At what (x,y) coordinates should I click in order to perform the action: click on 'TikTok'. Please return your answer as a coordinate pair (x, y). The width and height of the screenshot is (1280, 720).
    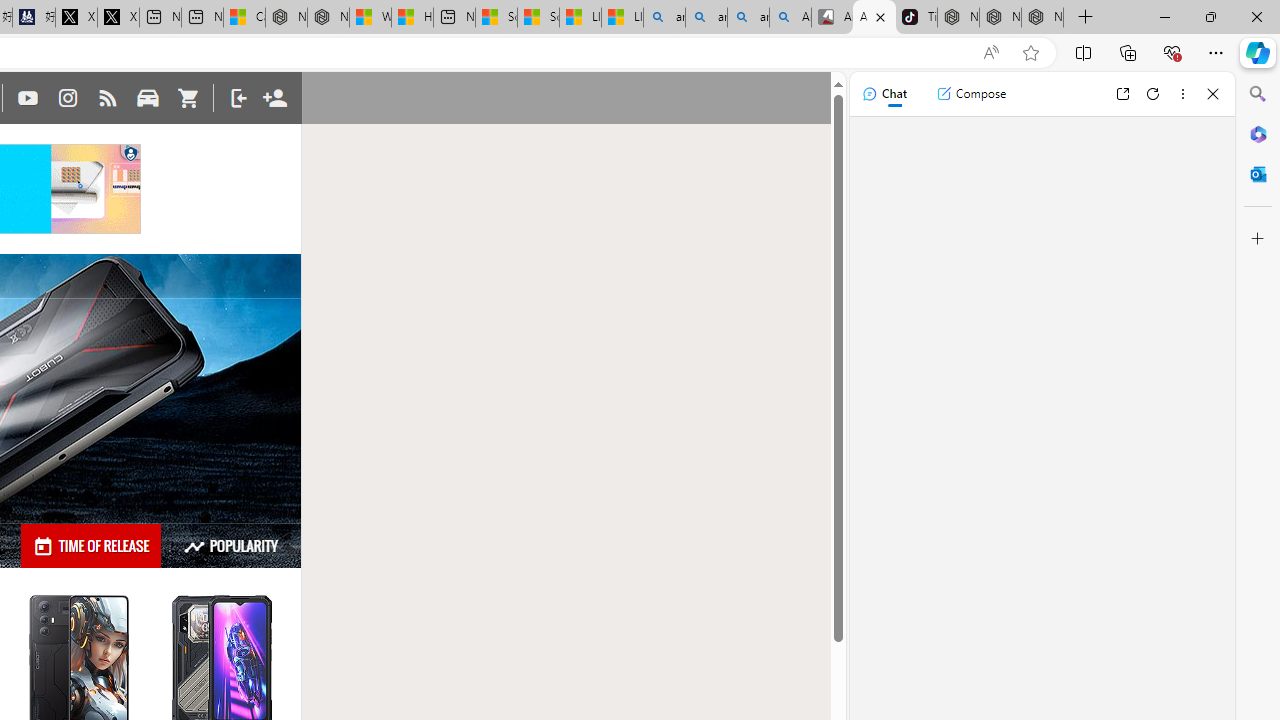
    Looking at the image, I should click on (915, 17).